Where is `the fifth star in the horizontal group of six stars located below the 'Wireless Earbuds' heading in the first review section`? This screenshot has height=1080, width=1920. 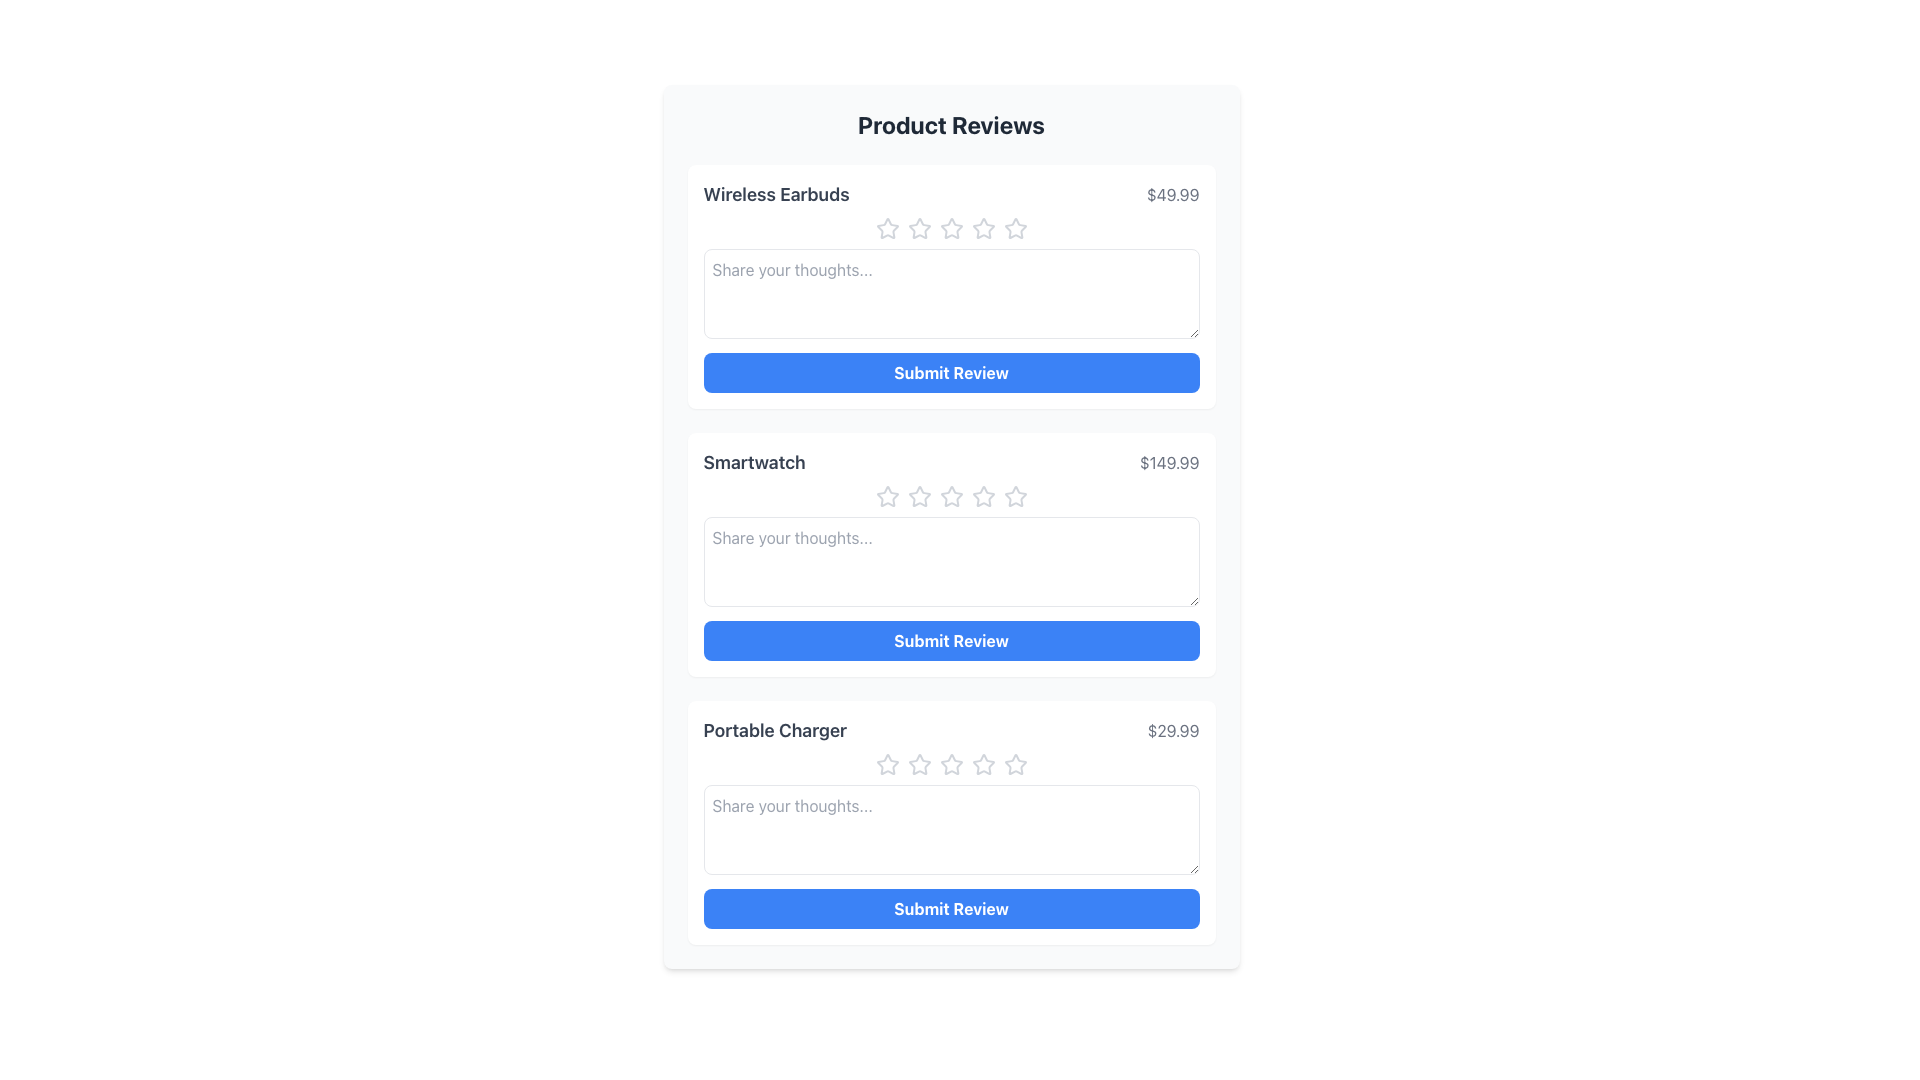 the fifth star in the horizontal group of six stars located below the 'Wireless Earbuds' heading in the first review section is located at coordinates (1015, 227).